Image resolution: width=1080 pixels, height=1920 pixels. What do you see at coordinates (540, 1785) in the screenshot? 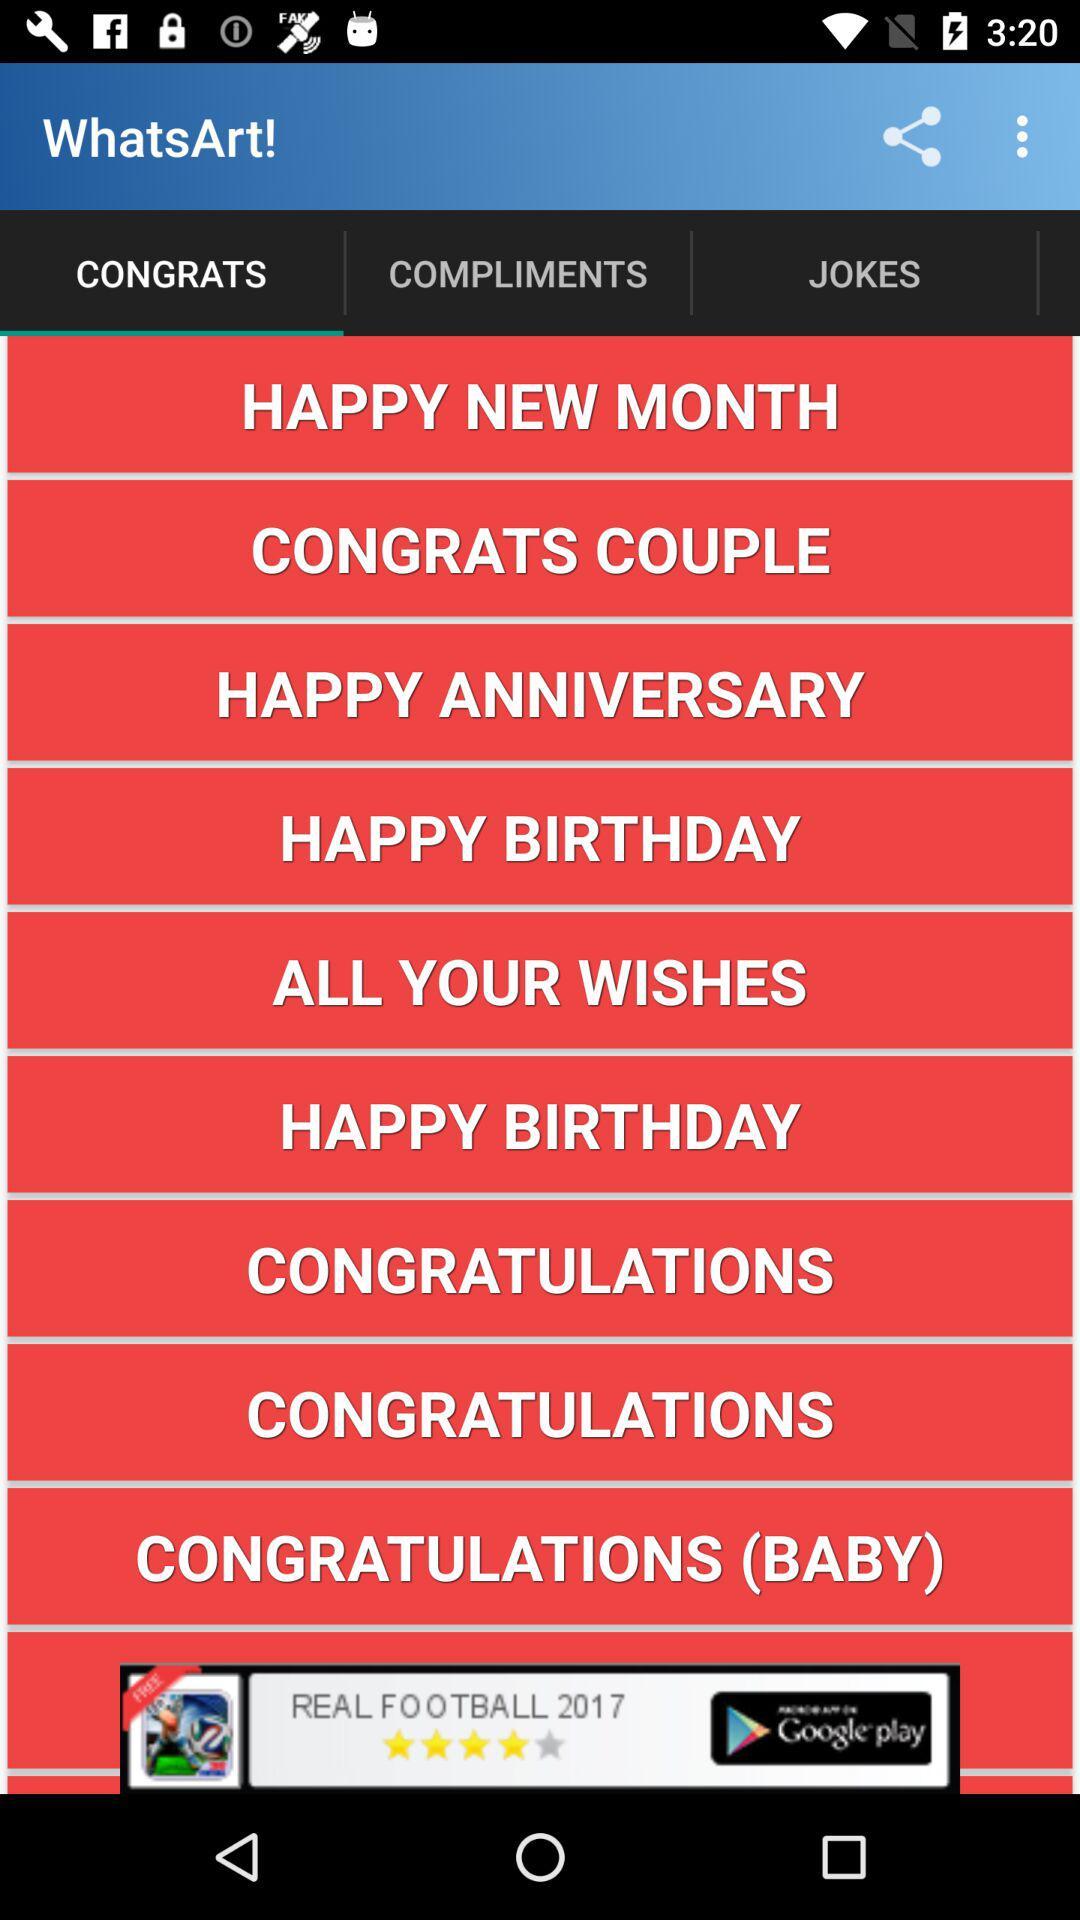
I see `item below wow icon` at bounding box center [540, 1785].